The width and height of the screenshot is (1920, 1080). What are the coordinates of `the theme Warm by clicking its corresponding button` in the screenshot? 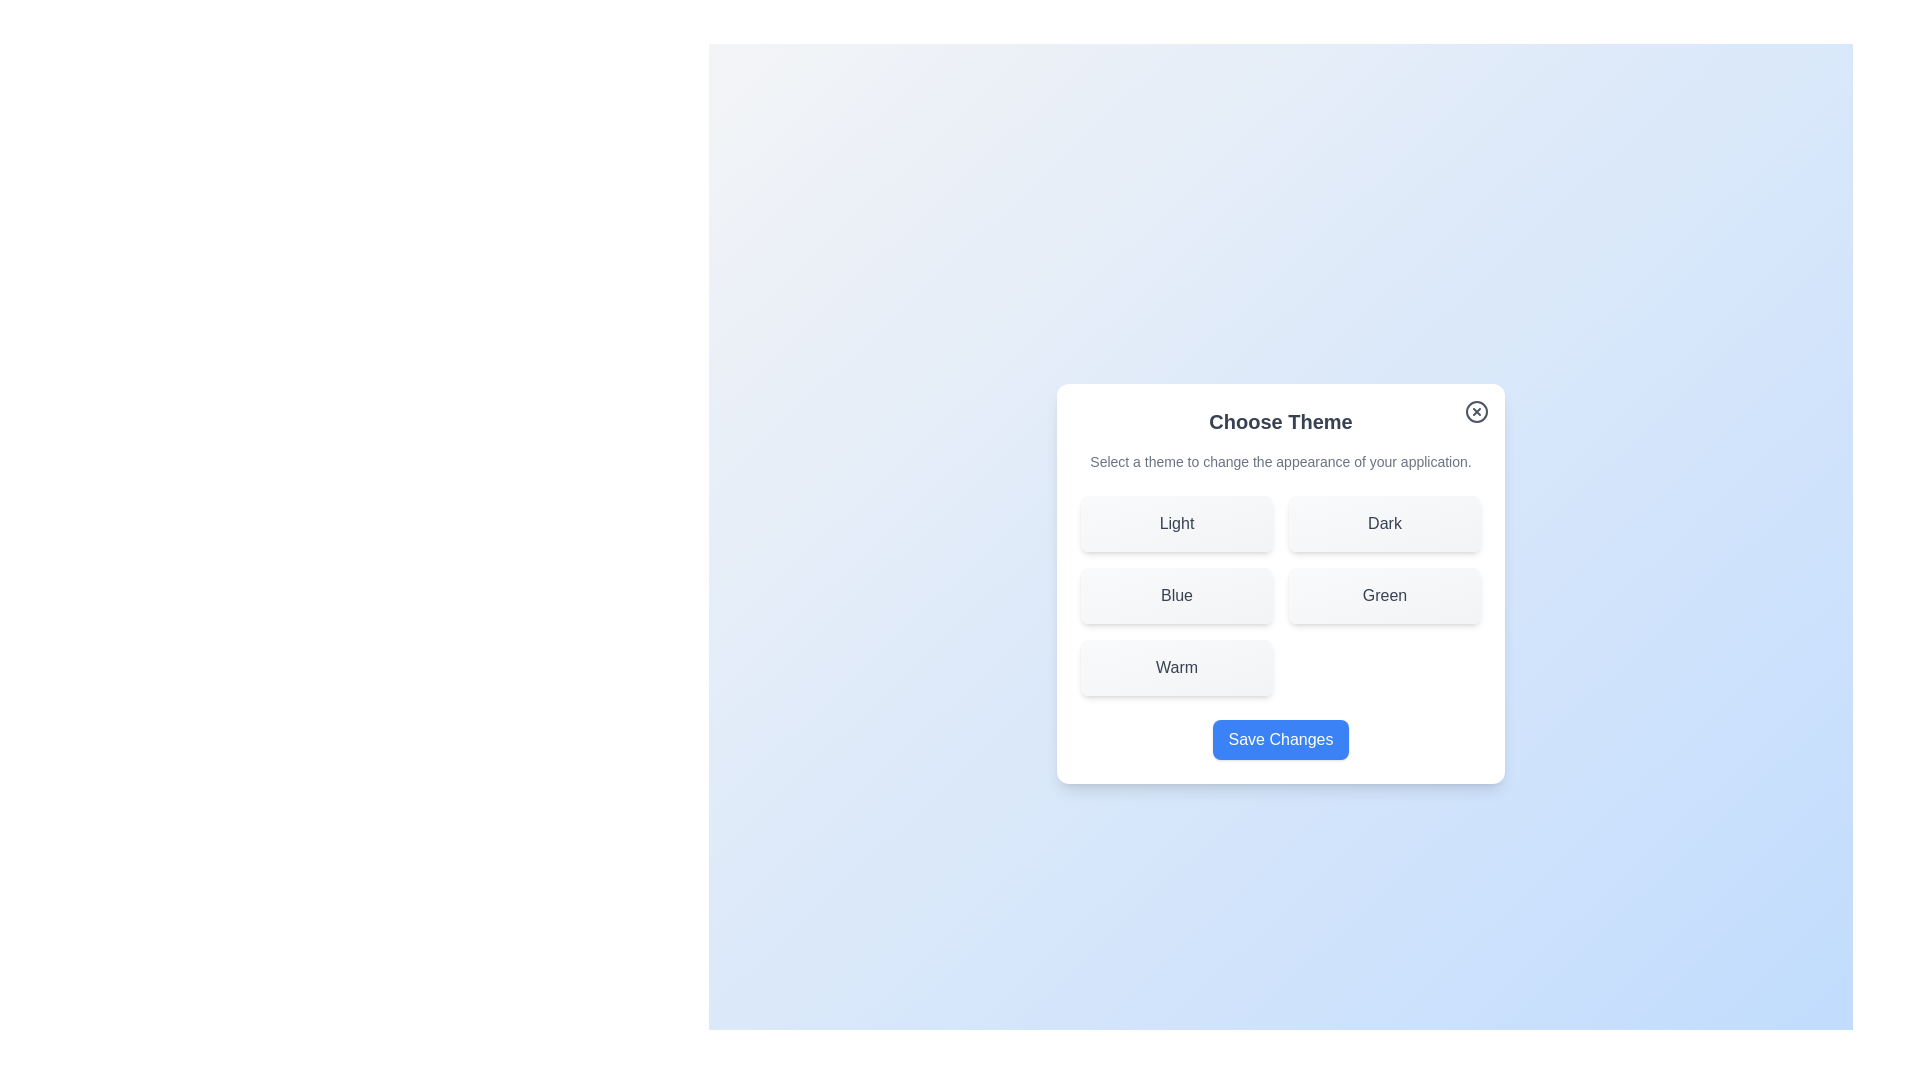 It's located at (1176, 667).